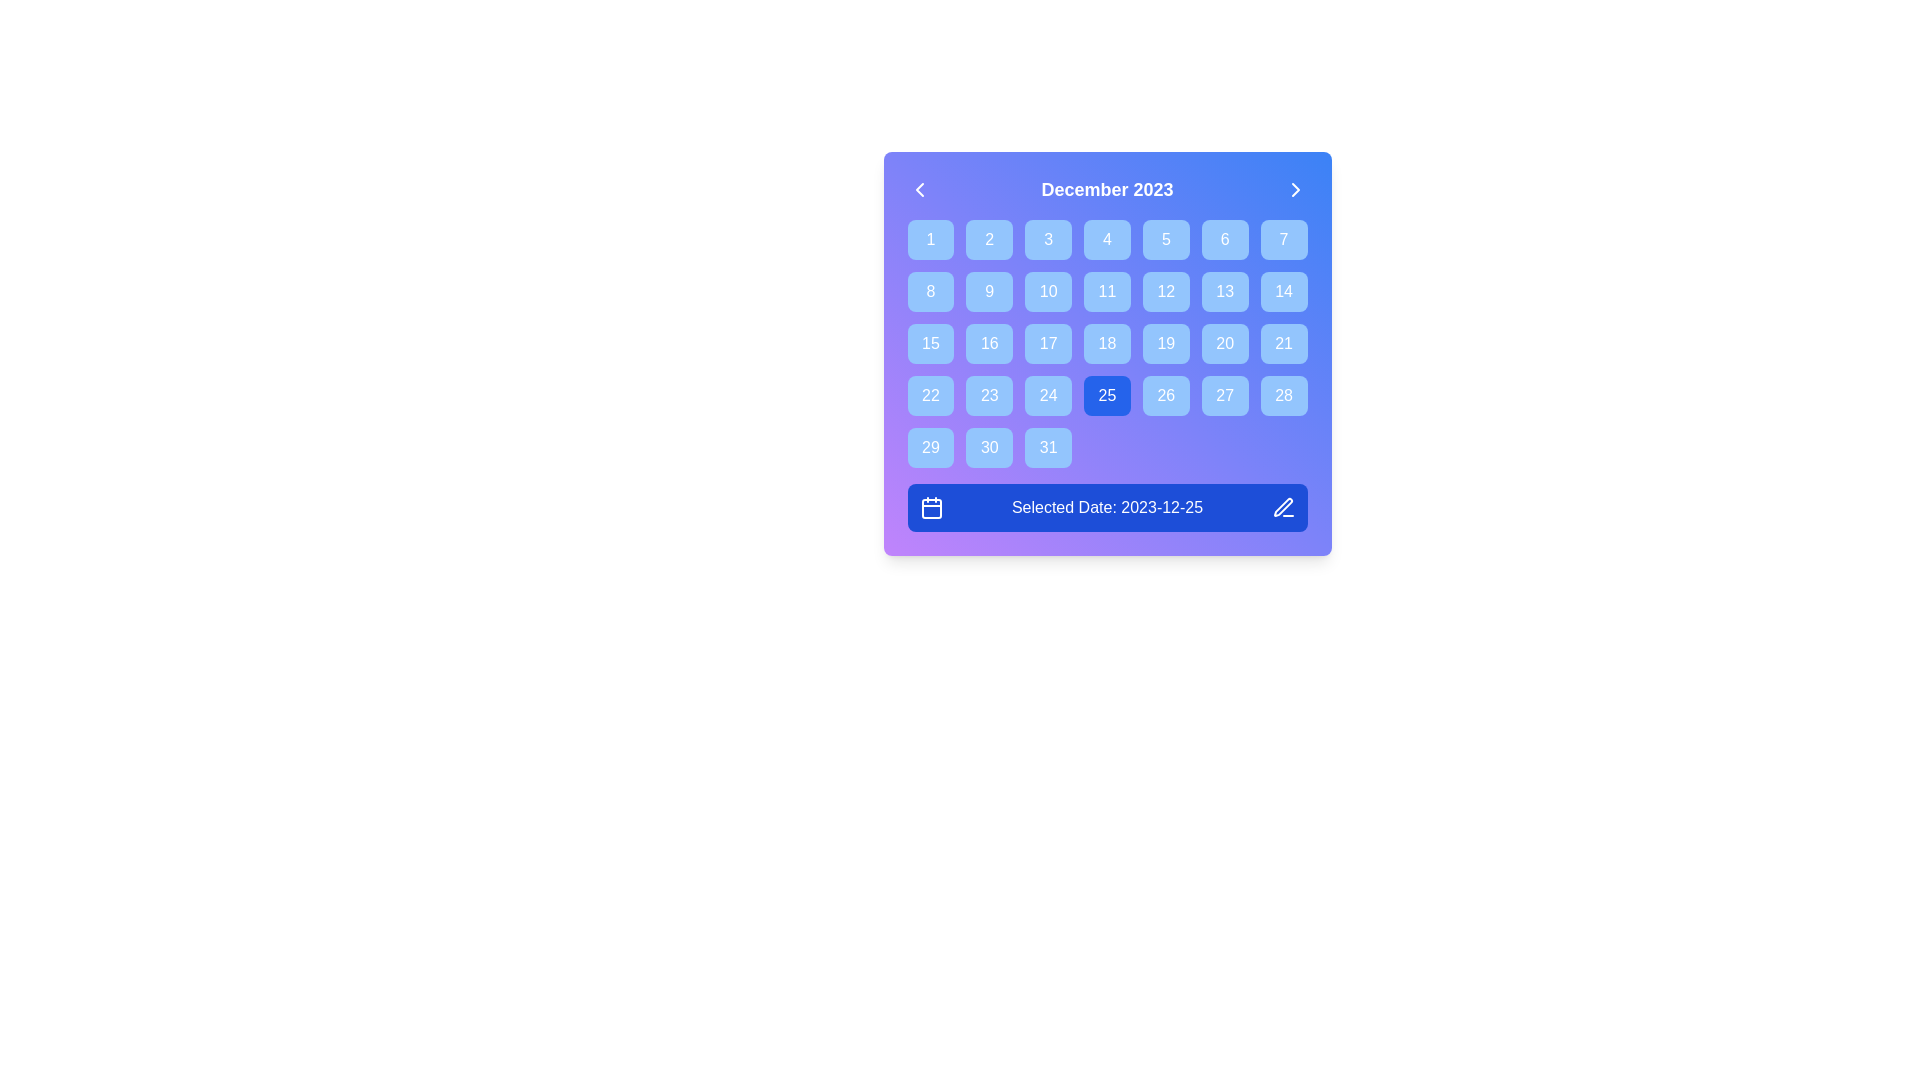  What do you see at coordinates (930, 238) in the screenshot?
I see `the date button located in the first row and first column of the calendar grid` at bounding box center [930, 238].